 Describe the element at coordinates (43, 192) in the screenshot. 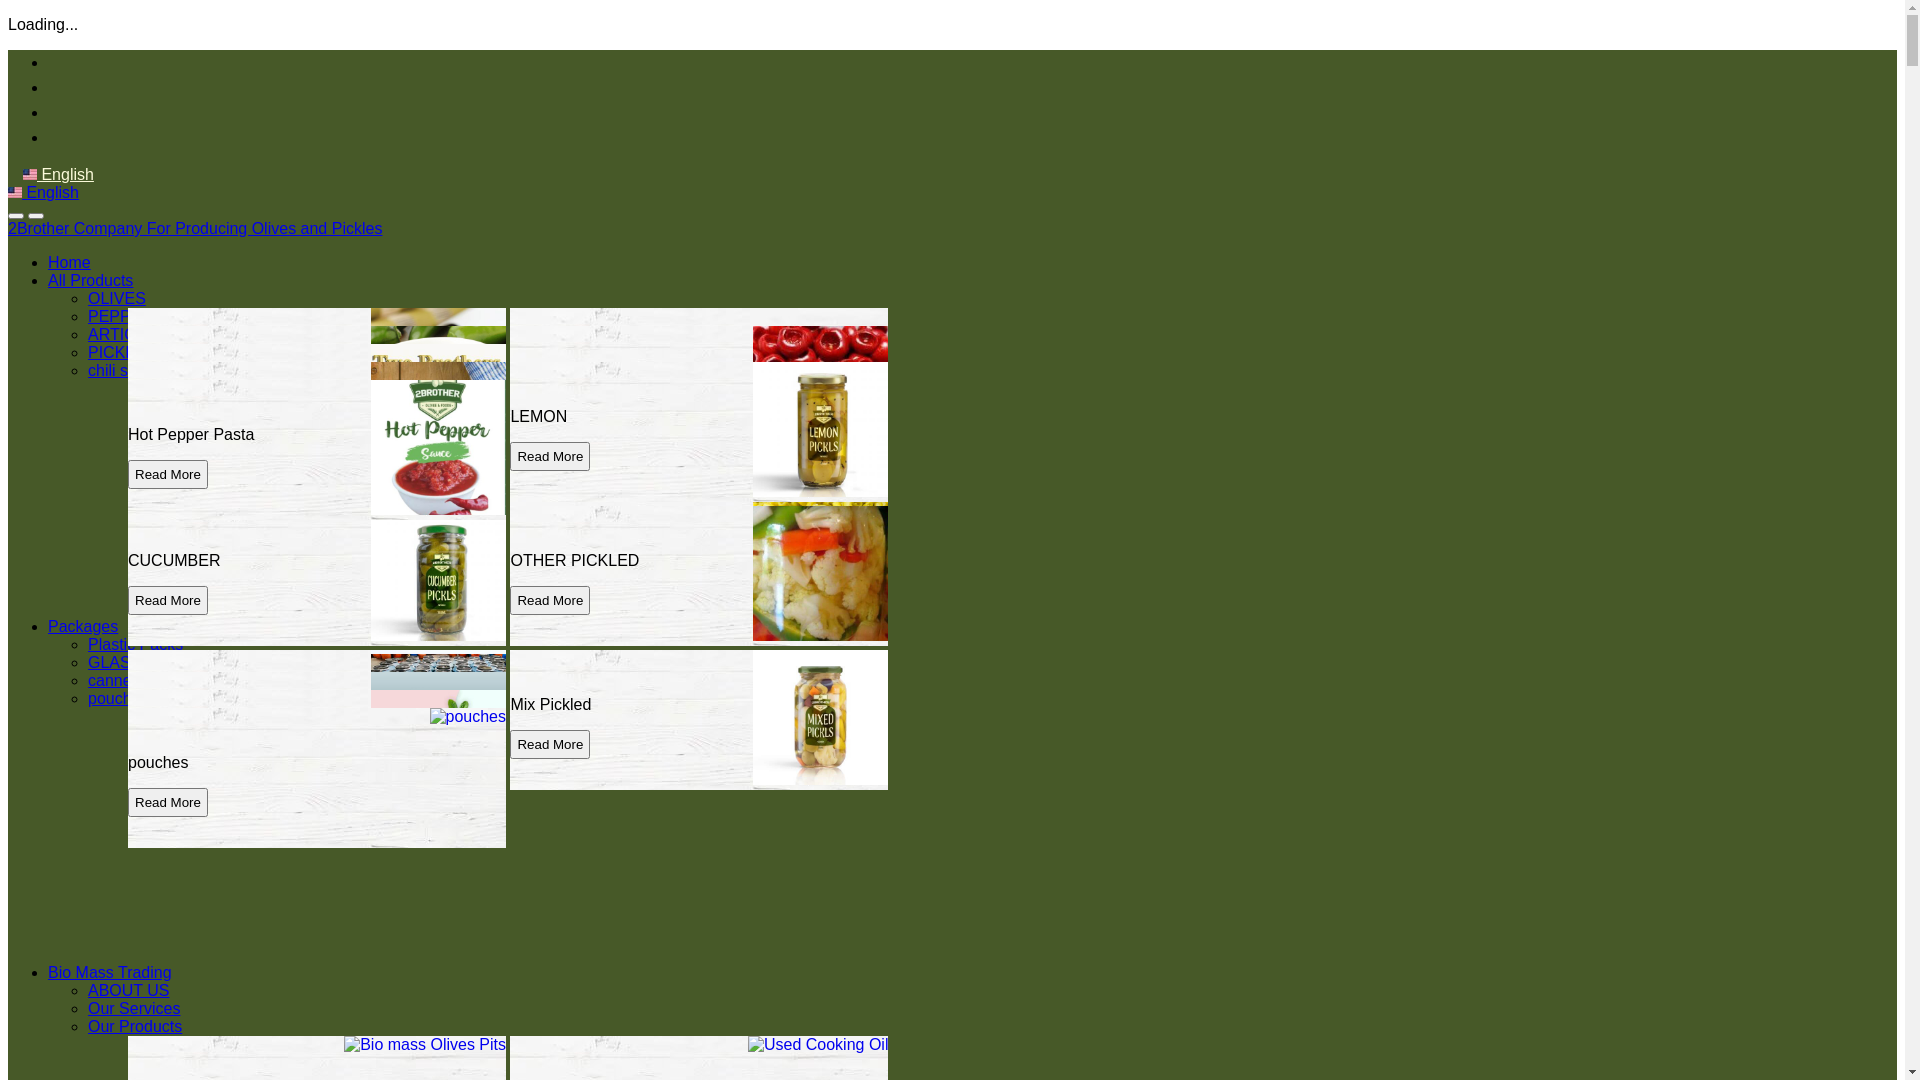

I see `'English'` at that location.